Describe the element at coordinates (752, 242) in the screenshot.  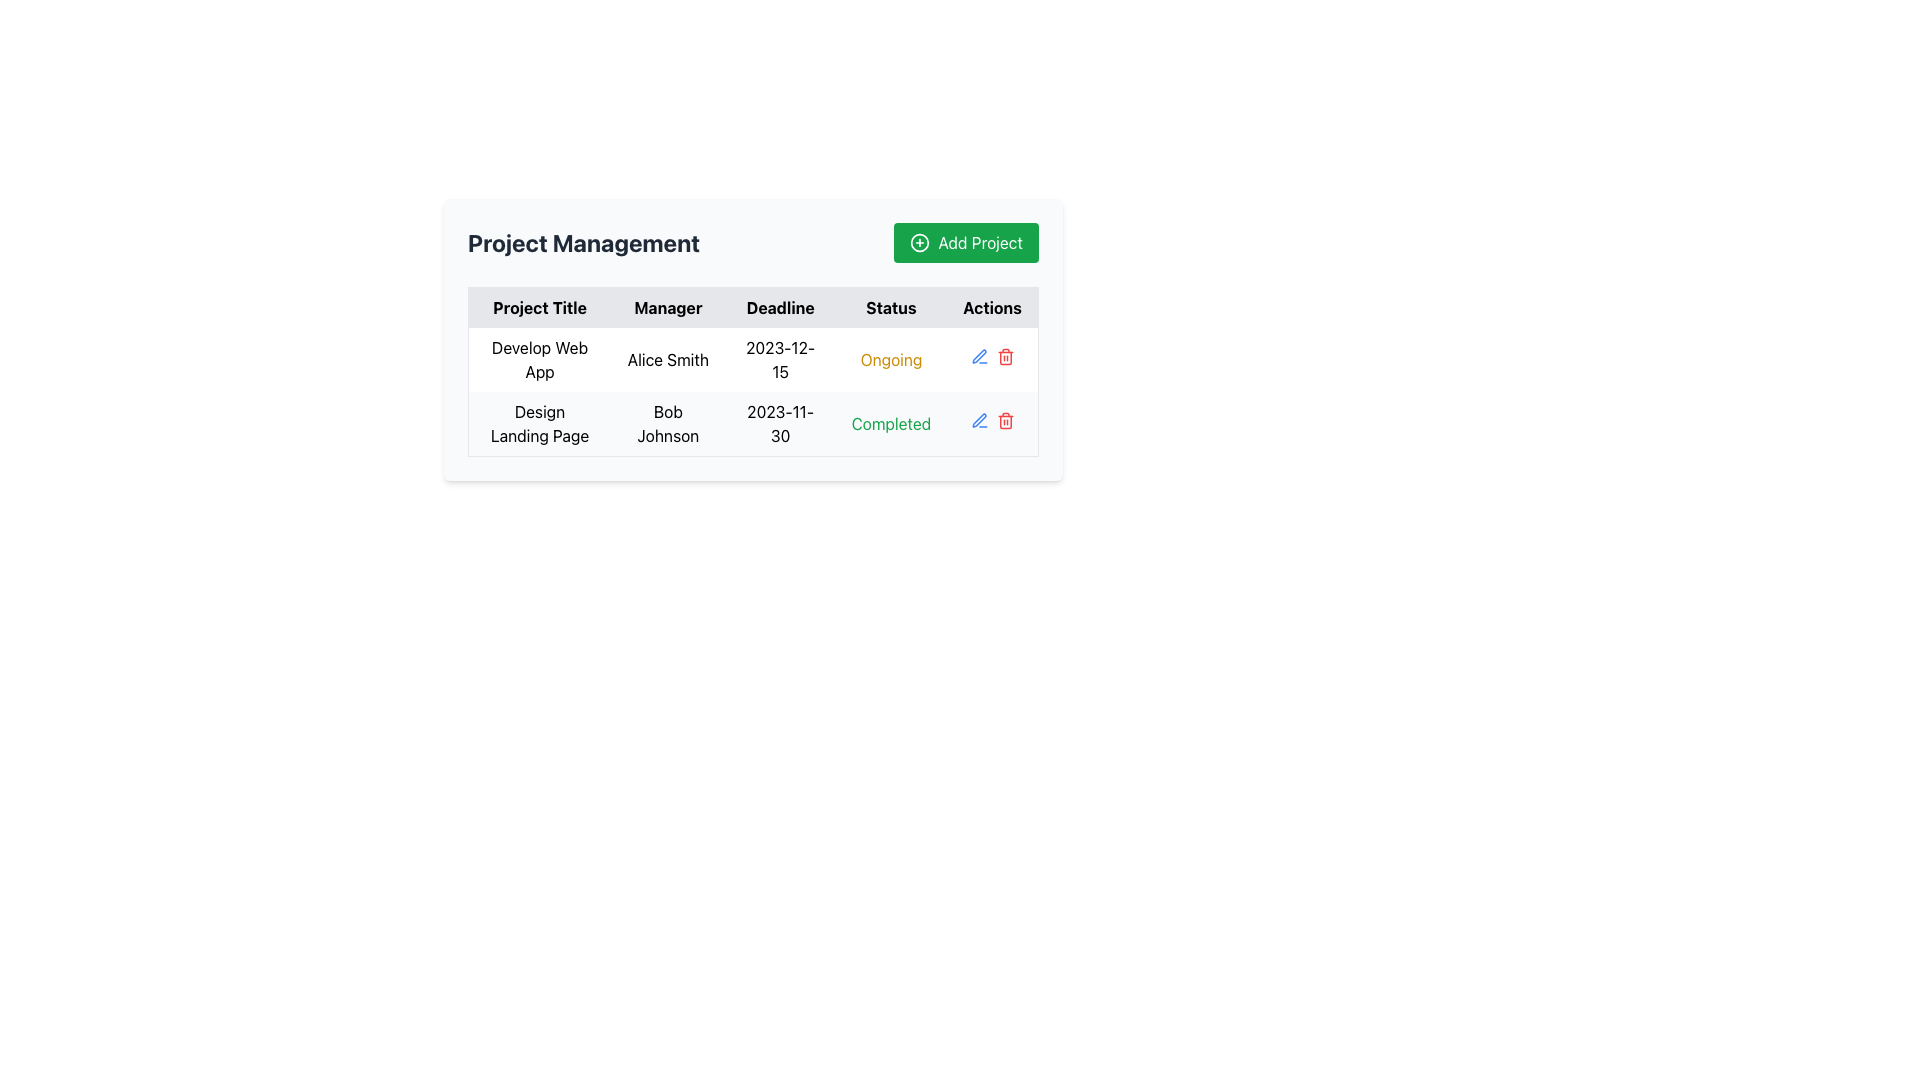
I see `the 'Add Project' button in the 'Project Management' section` at that location.